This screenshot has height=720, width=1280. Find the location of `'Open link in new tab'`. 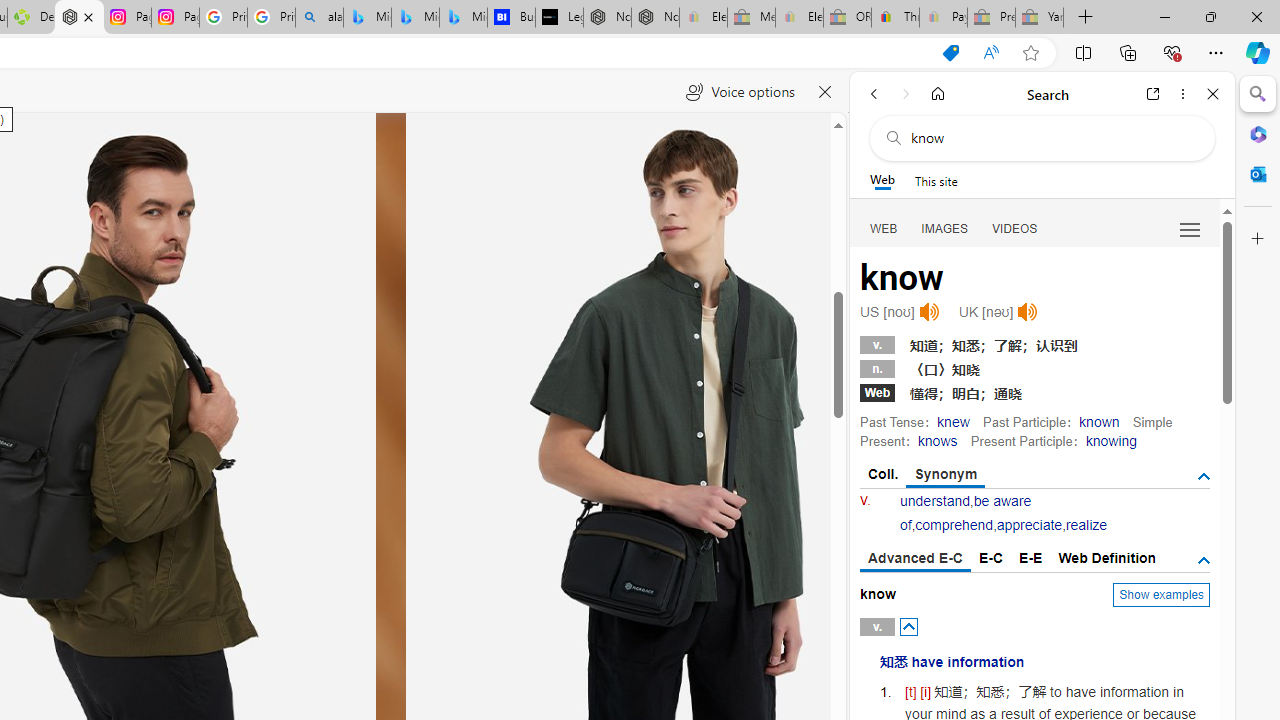

'Open link in new tab' is located at coordinates (1153, 93).